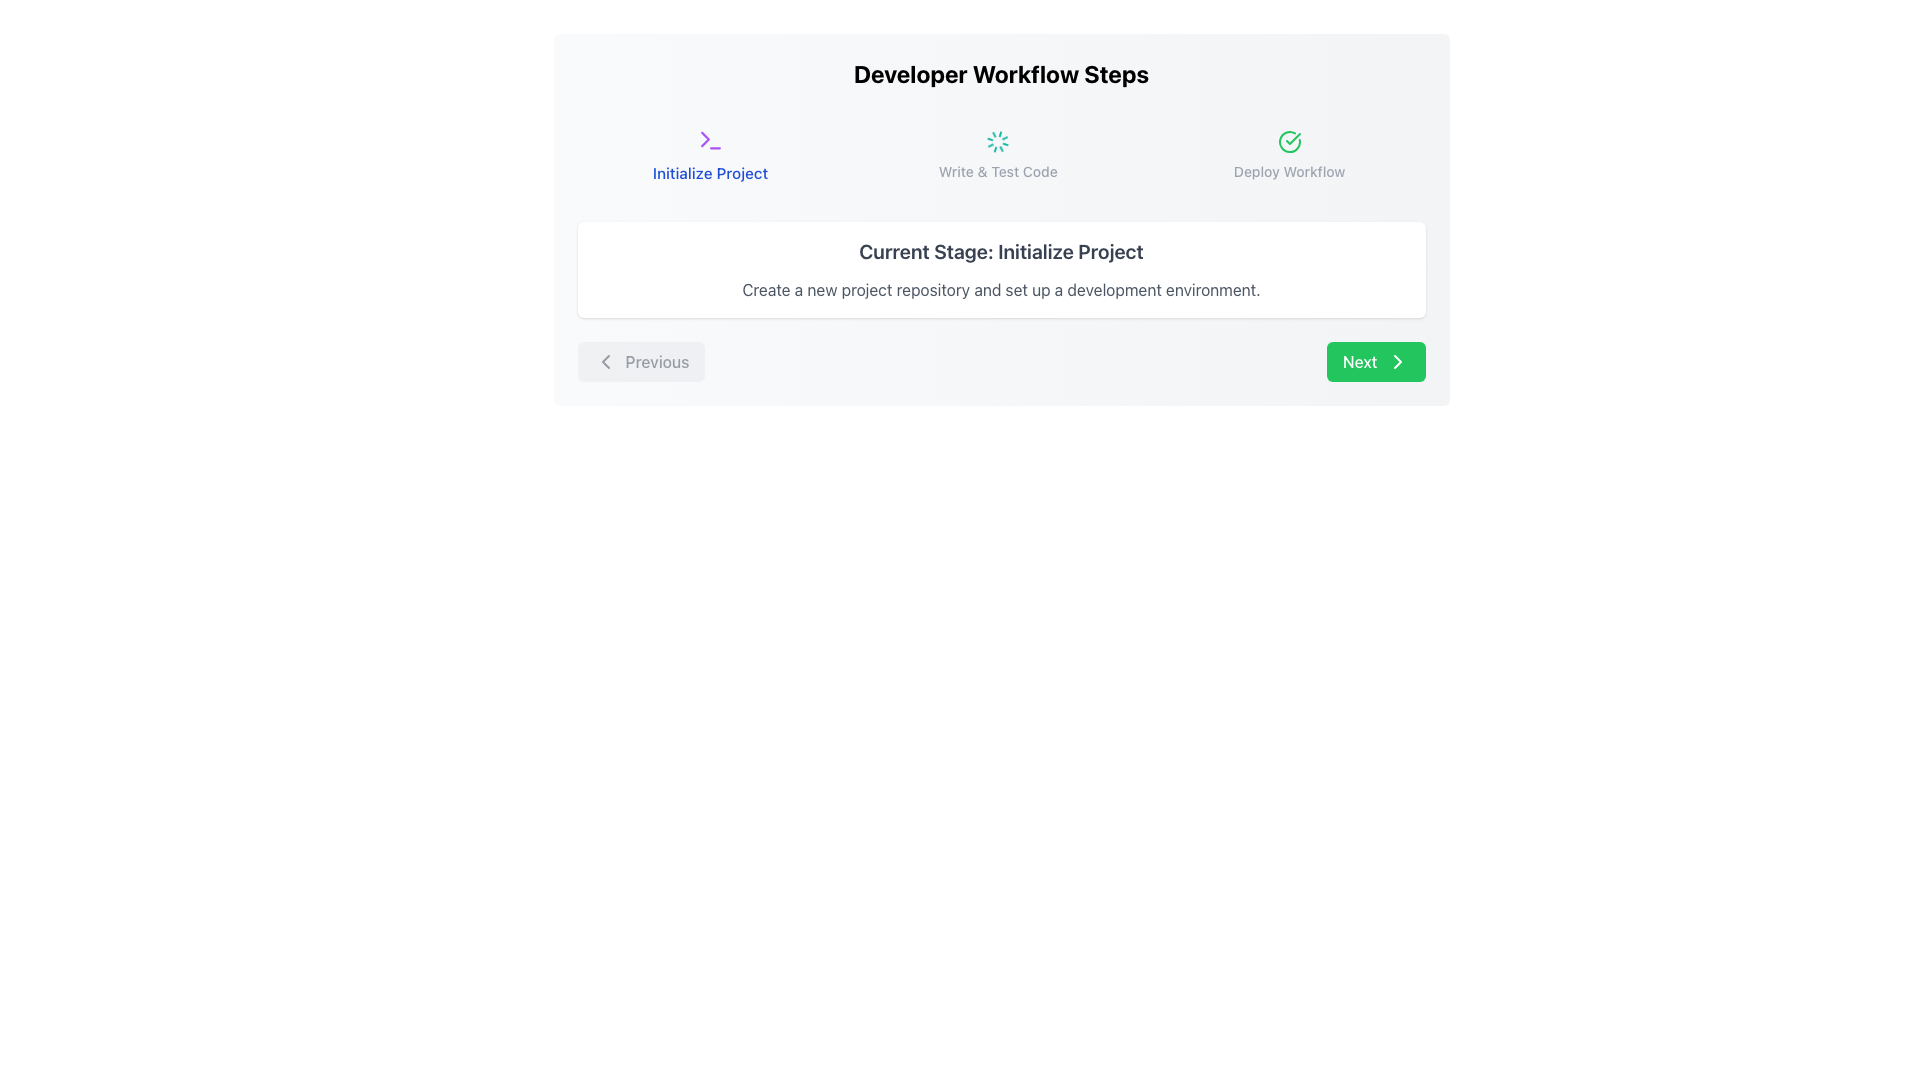  Describe the element at coordinates (710, 139) in the screenshot. I see `the purple terminal command prompt icon located at the top-left of the 'Initialize Project' section, above the 'Initialize Project' label` at that location.